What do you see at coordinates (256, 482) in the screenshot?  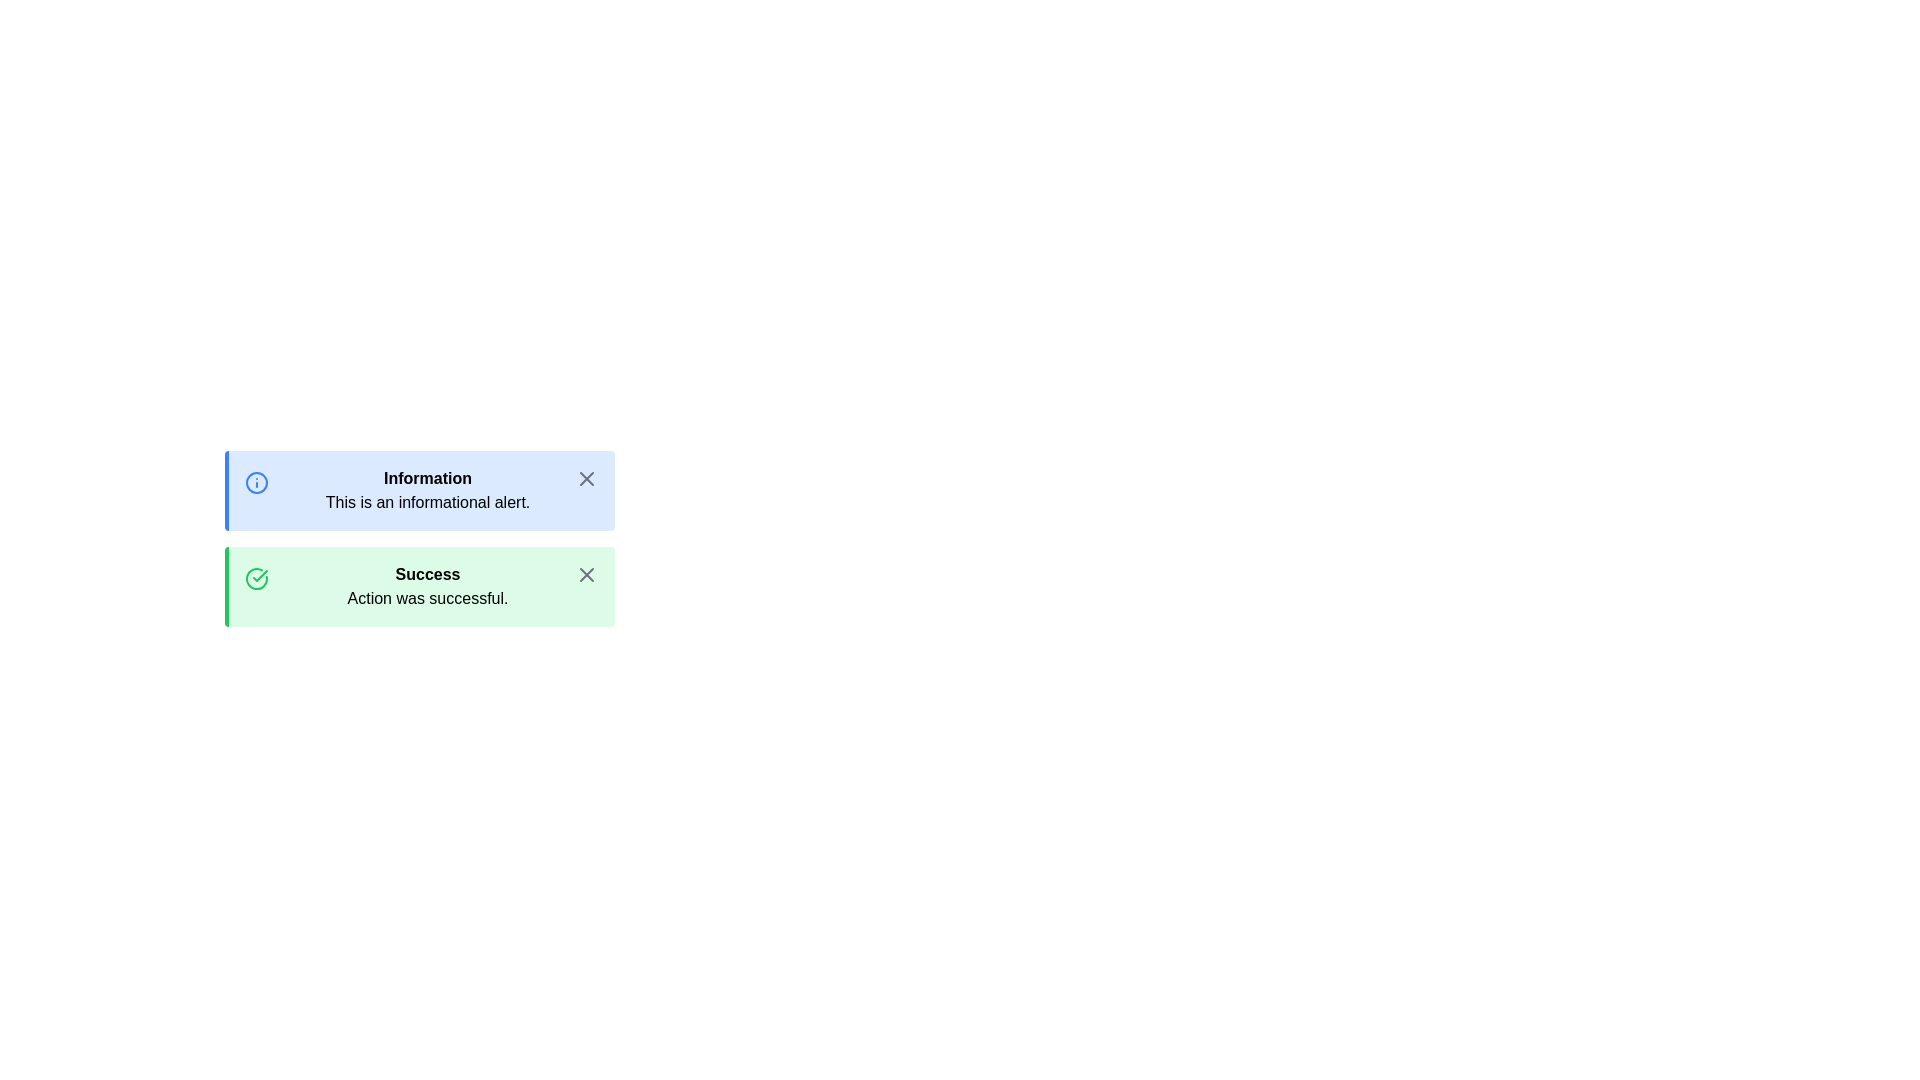 I see `the circular blue information icon located at the top-left corner of the blue alert box titled 'Information'` at bounding box center [256, 482].